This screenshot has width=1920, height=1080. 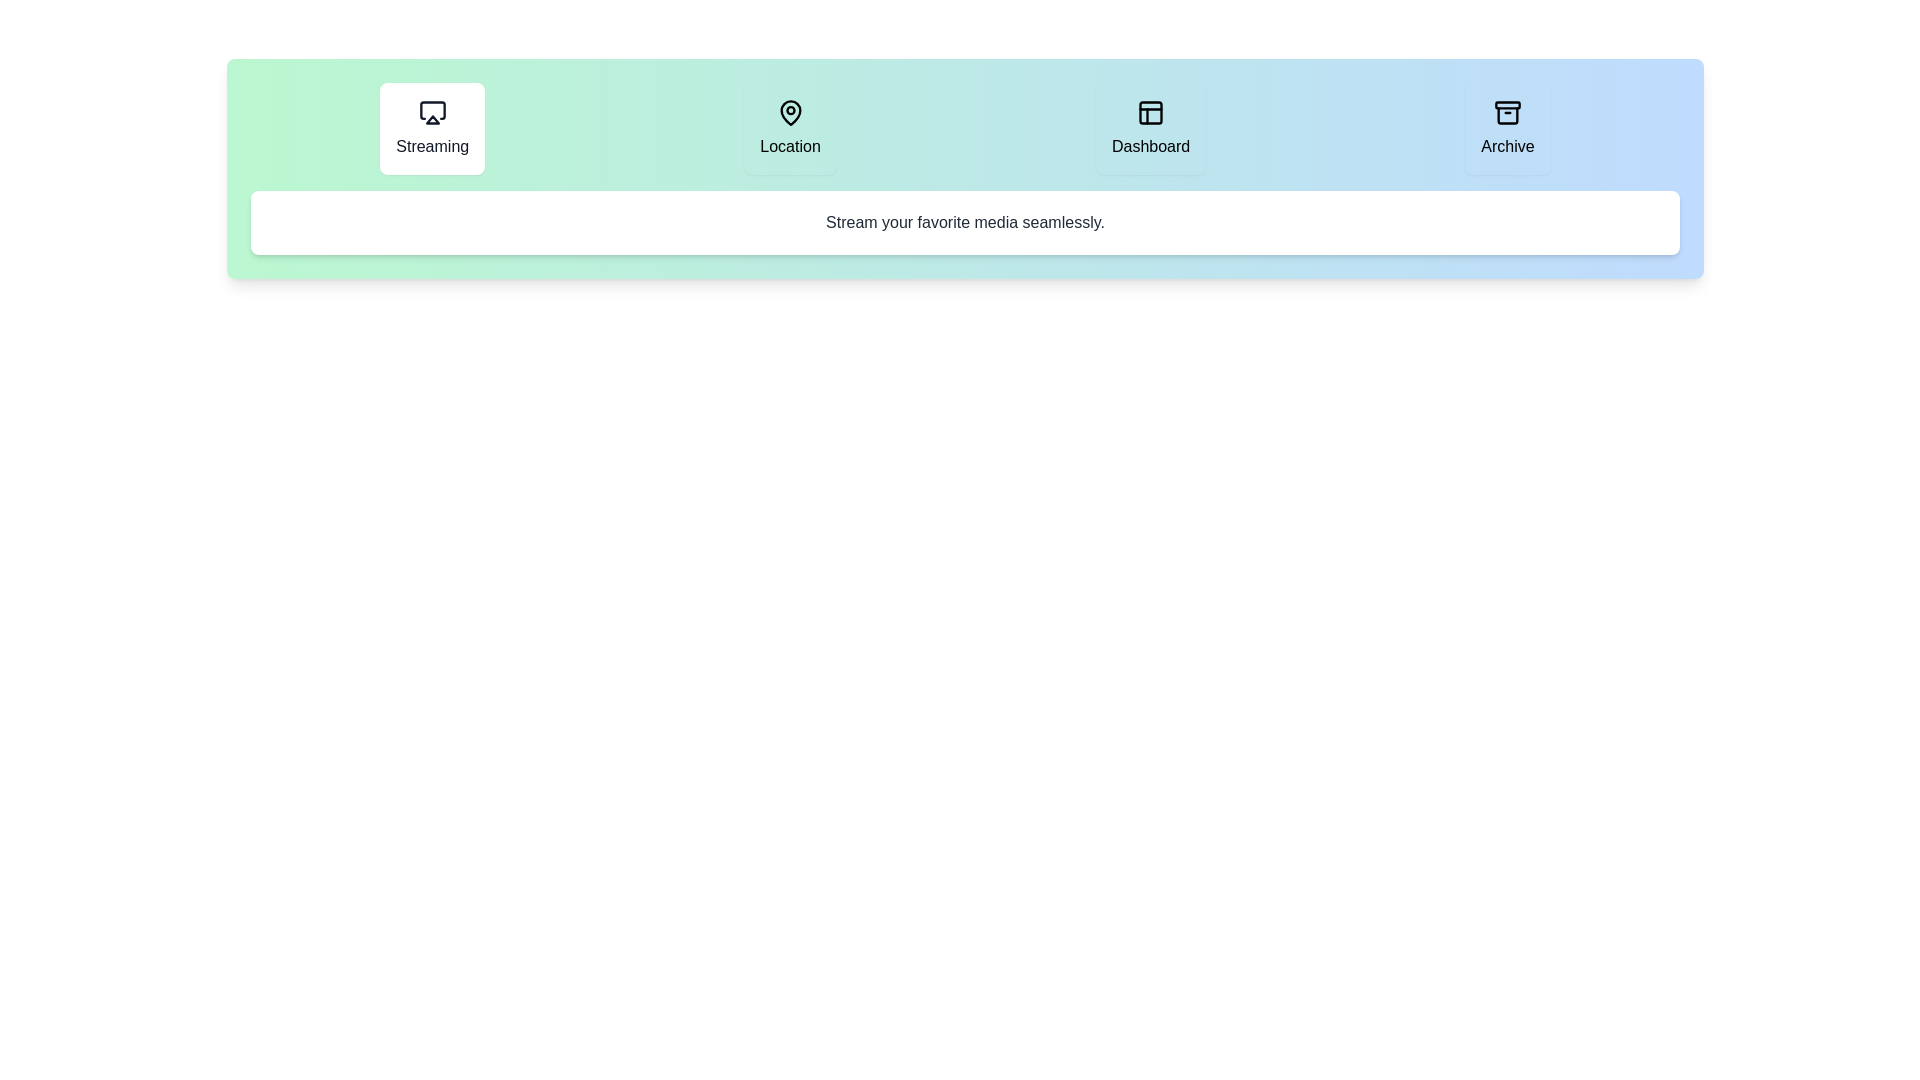 What do you see at coordinates (1151, 128) in the screenshot?
I see `the Dashboard tab to inspect its layout and visual design` at bounding box center [1151, 128].